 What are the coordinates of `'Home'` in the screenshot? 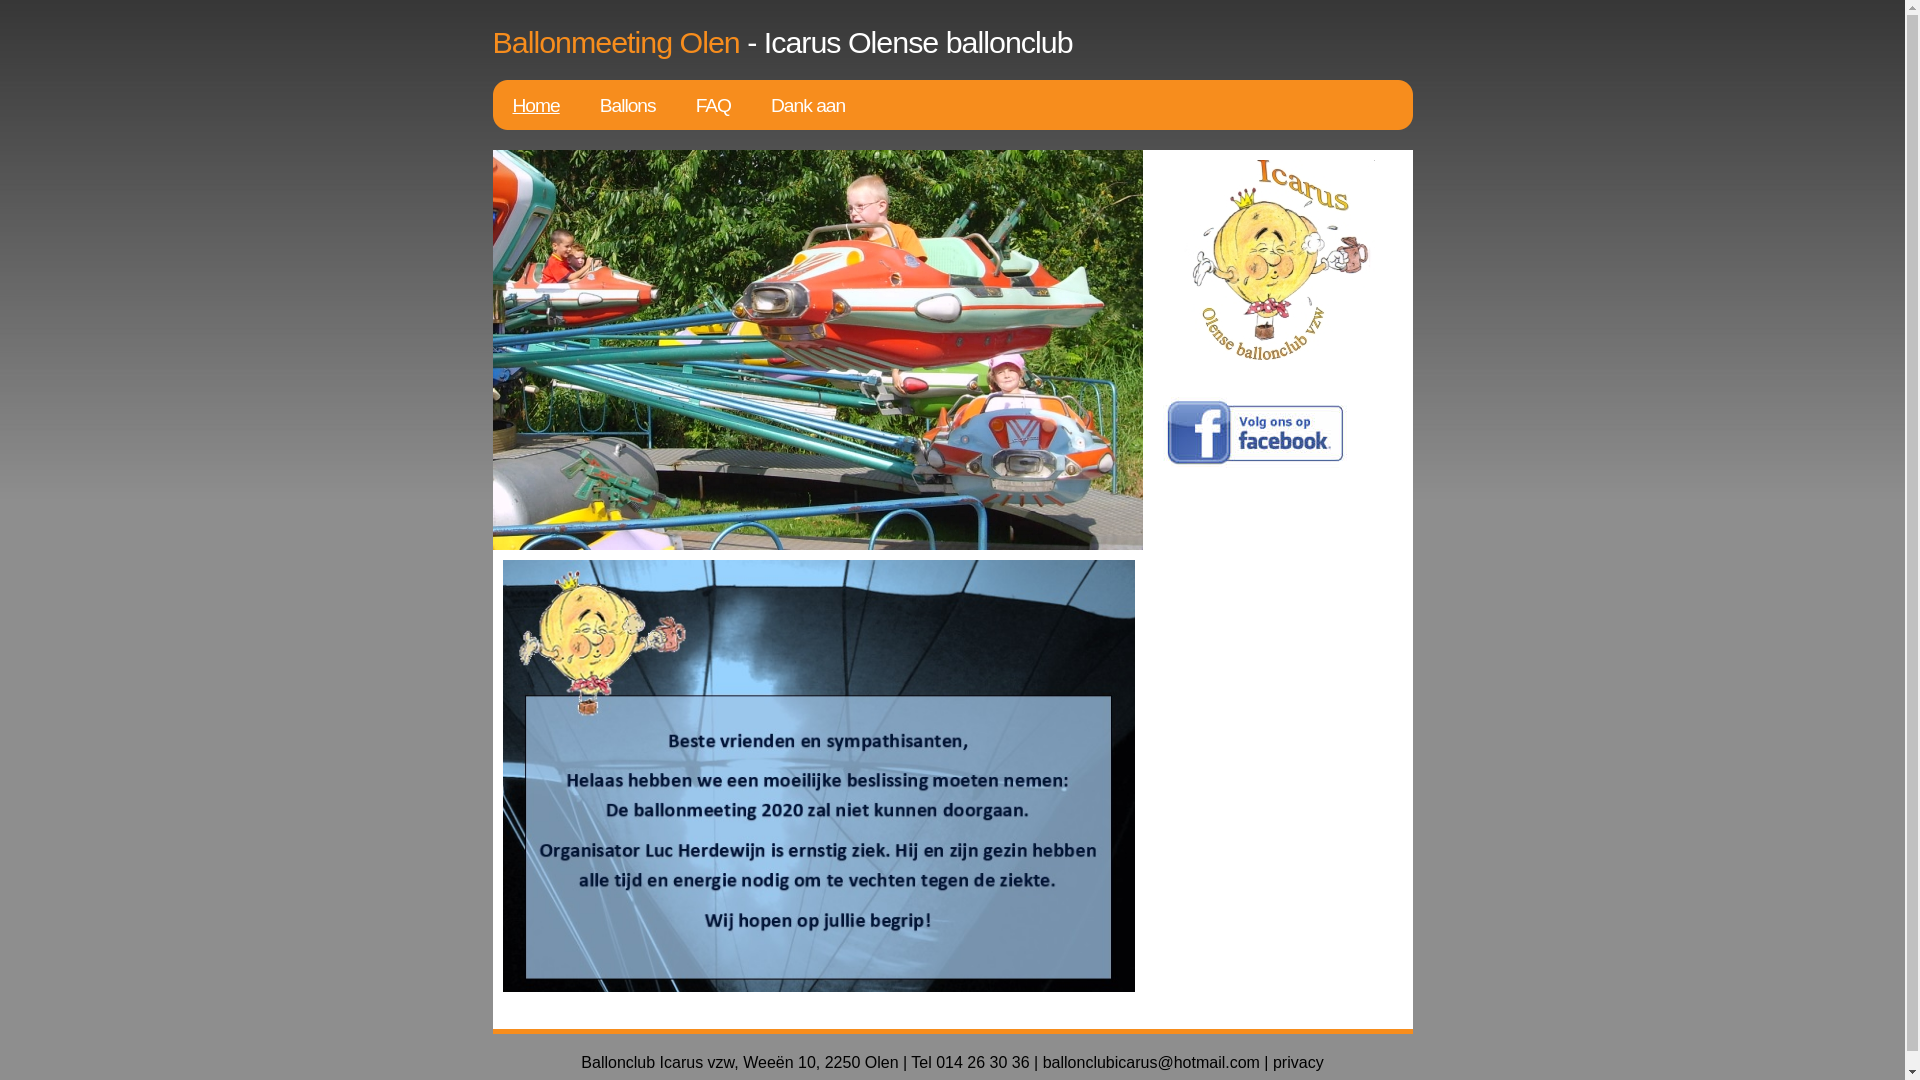 It's located at (535, 104).